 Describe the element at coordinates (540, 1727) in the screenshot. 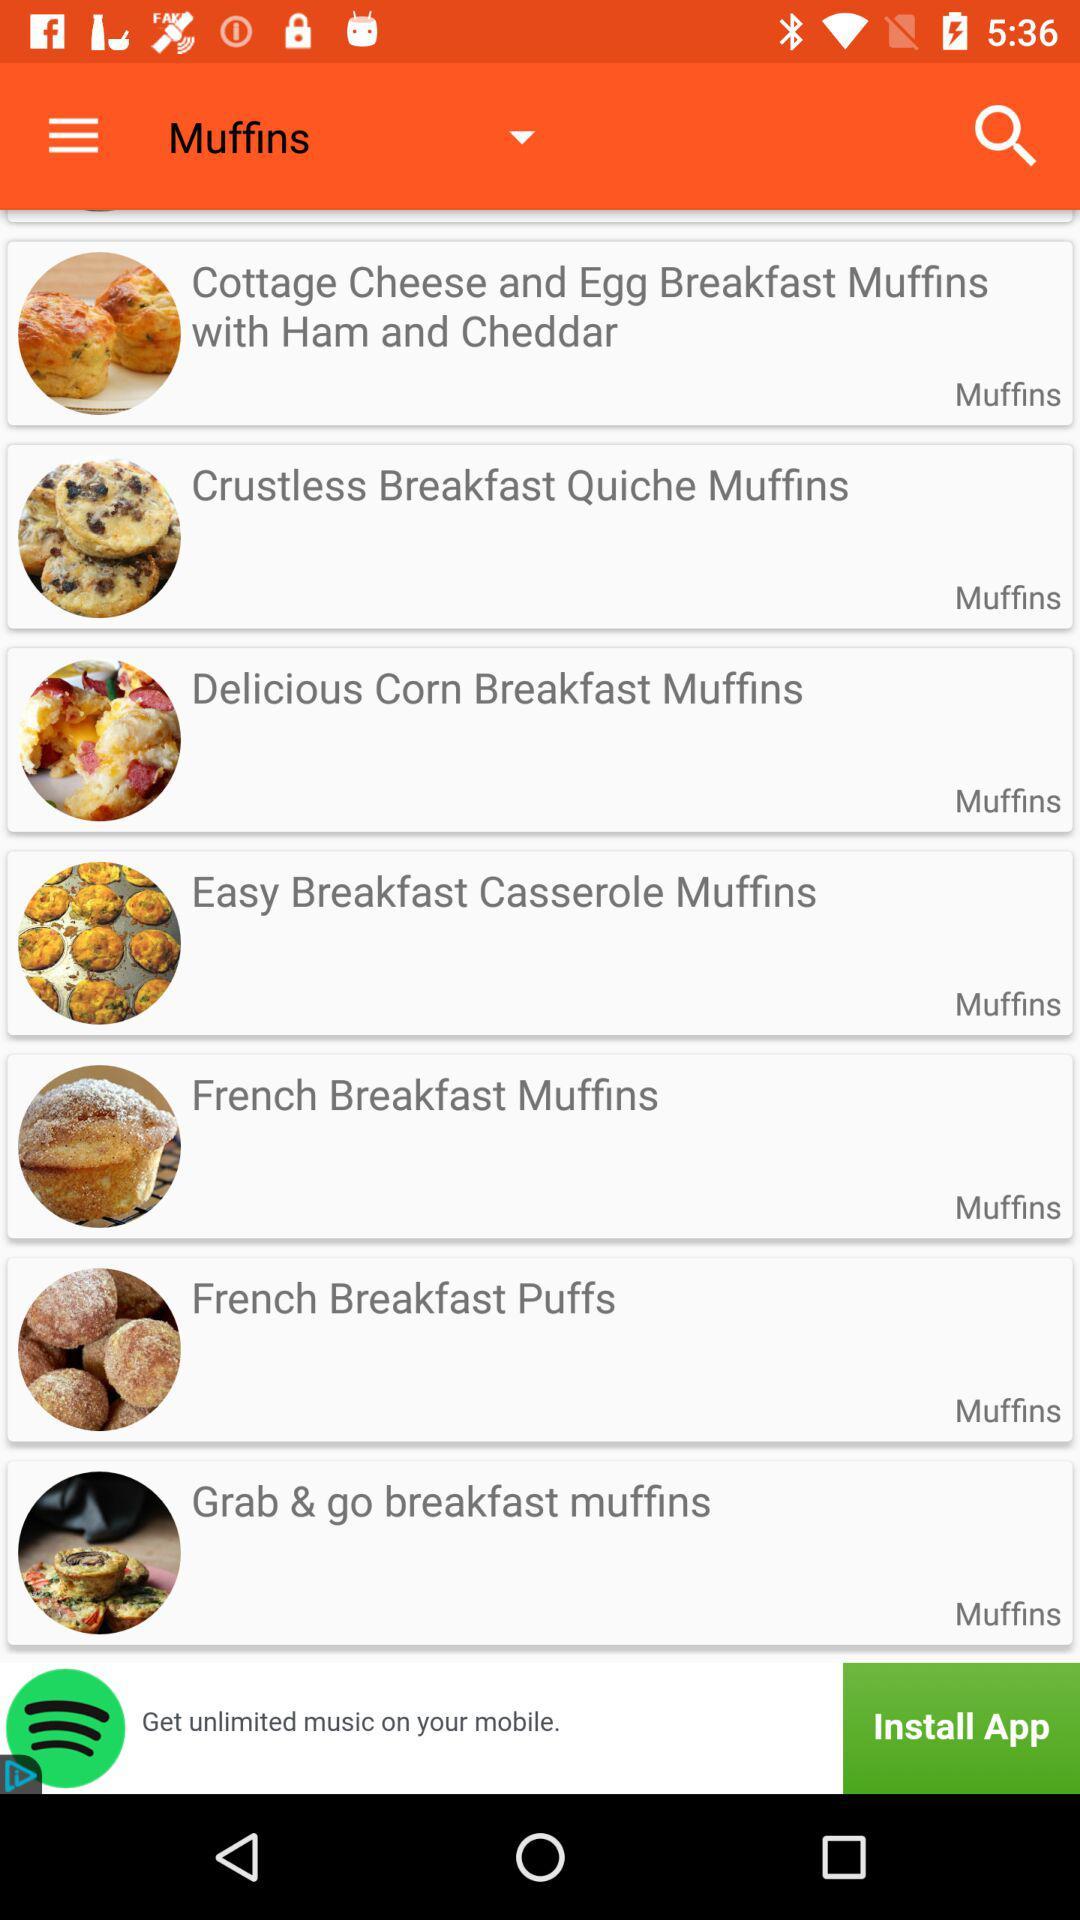

I see `the app` at that location.